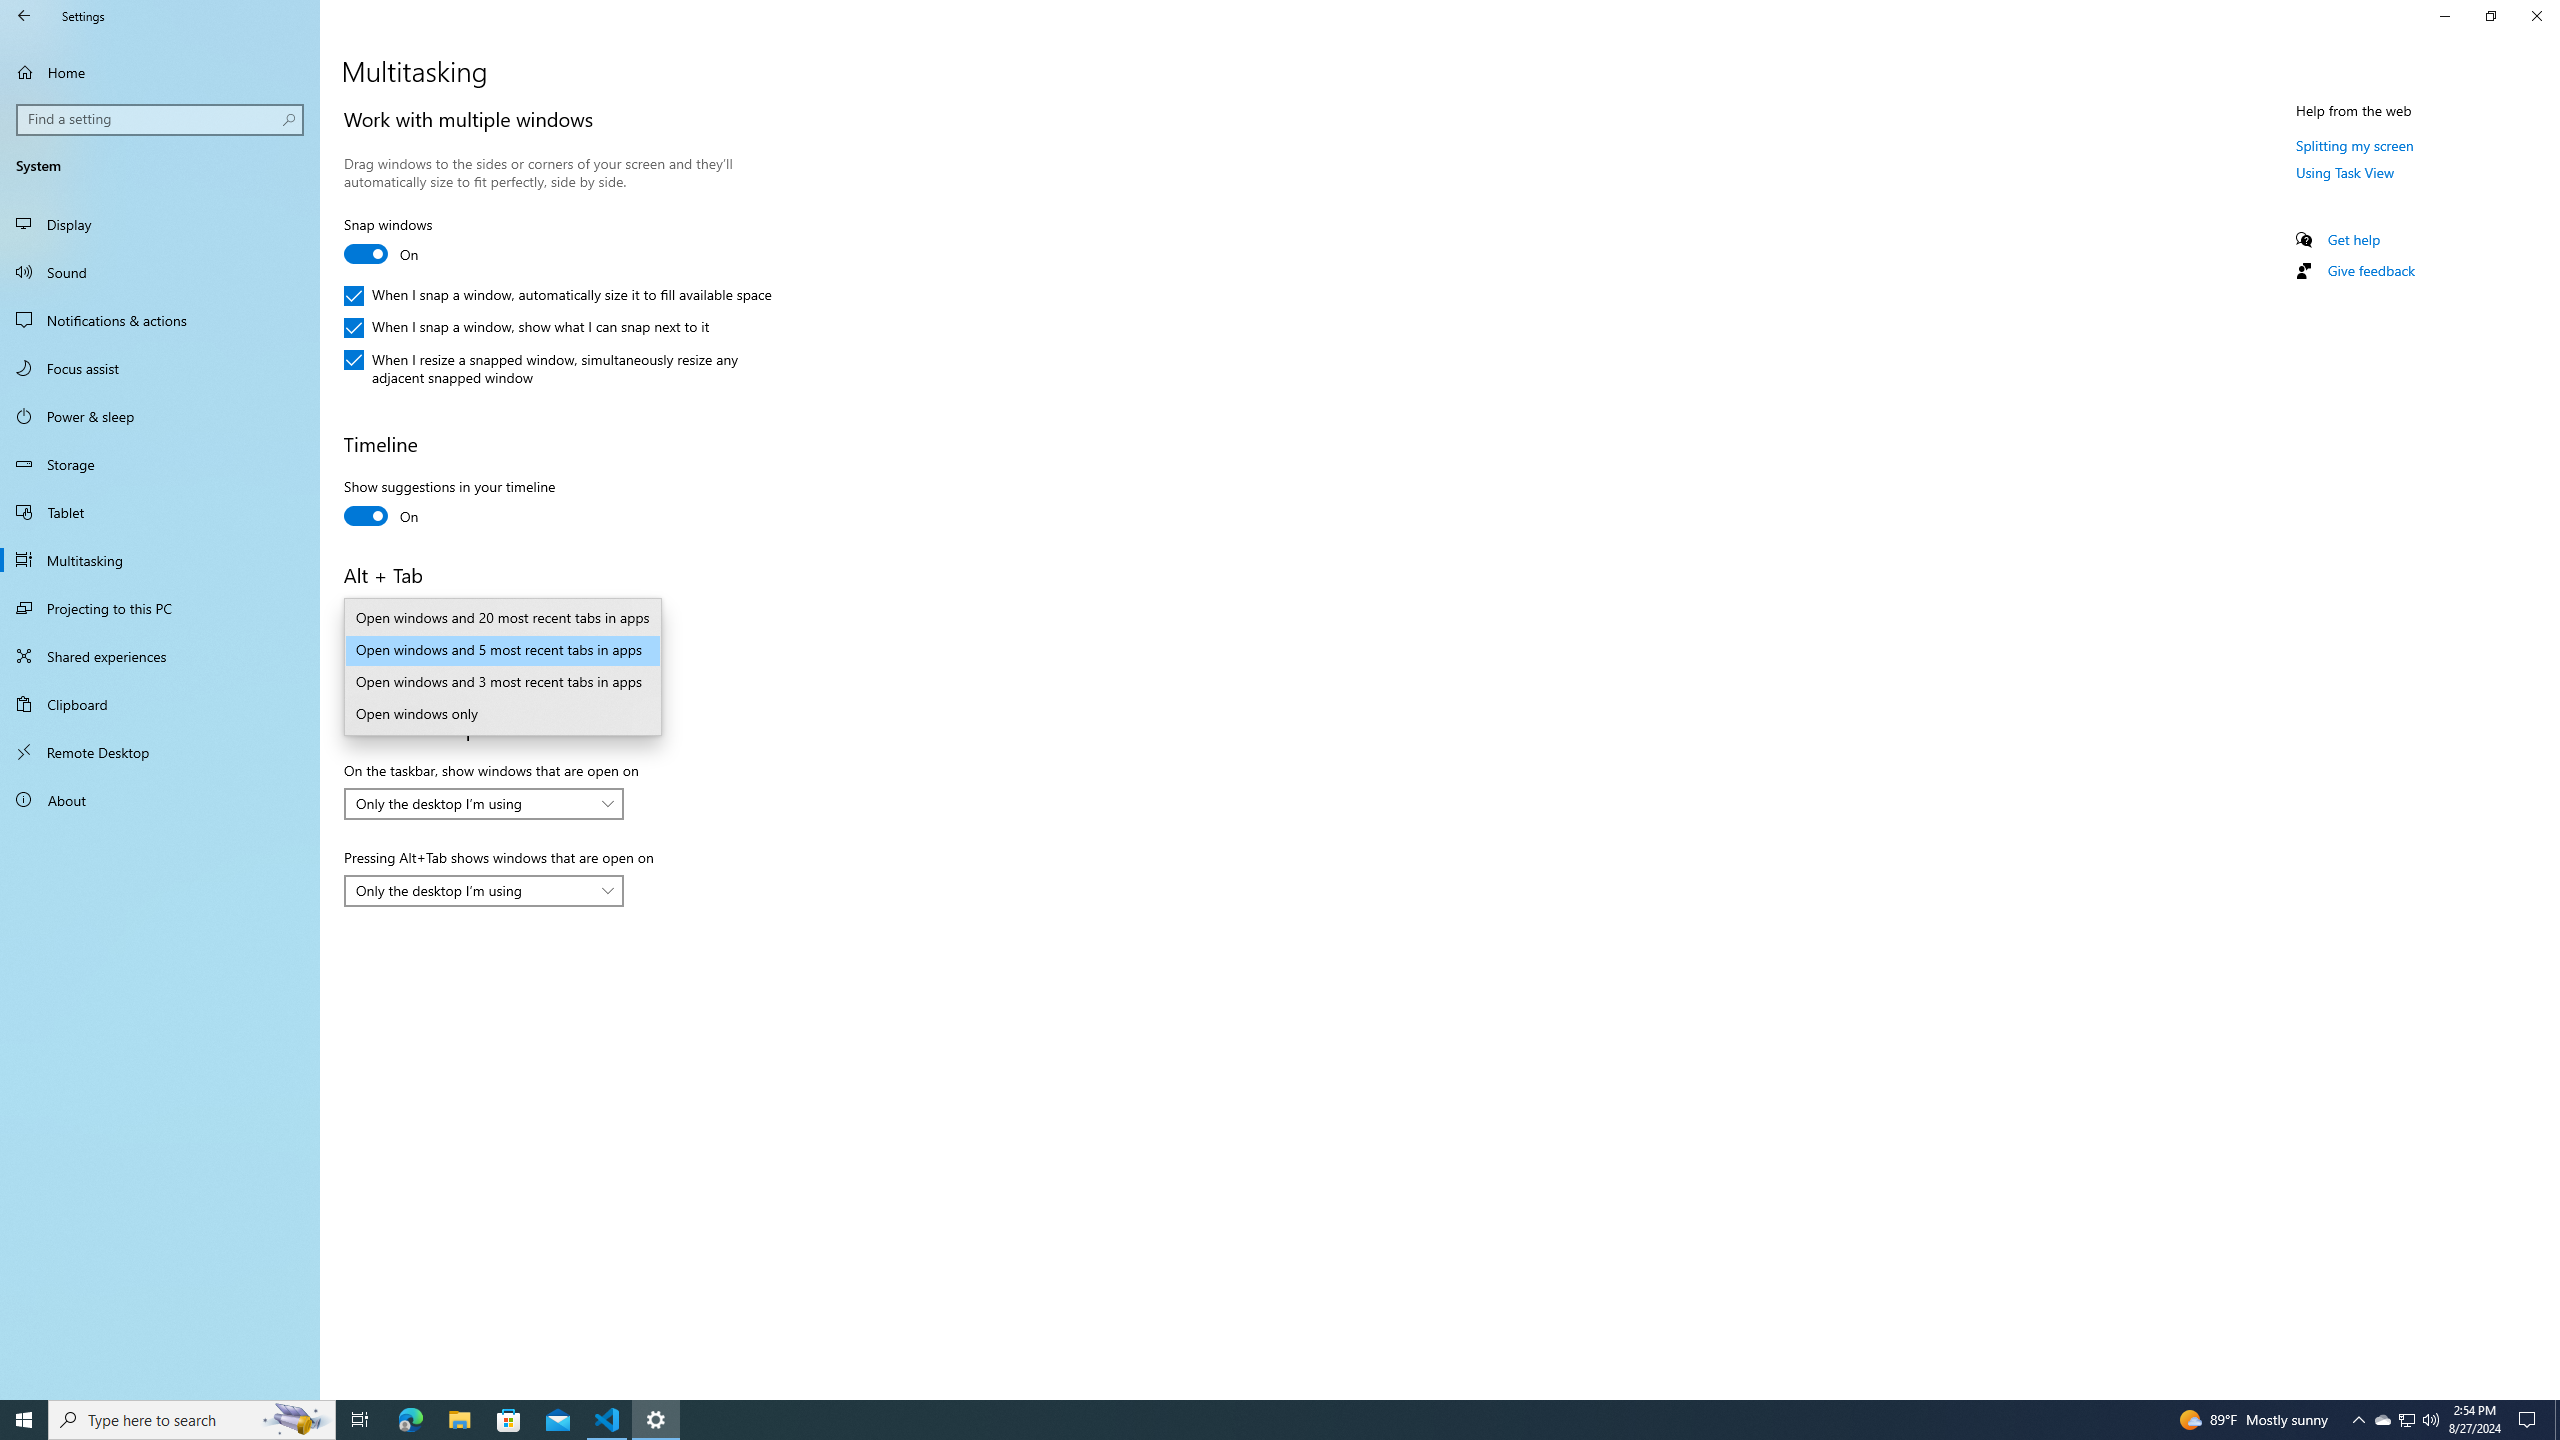 The height and width of the screenshot is (1440, 2560). Describe the element at coordinates (509, 1418) in the screenshot. I see `'Microsoft Store'` at that location.